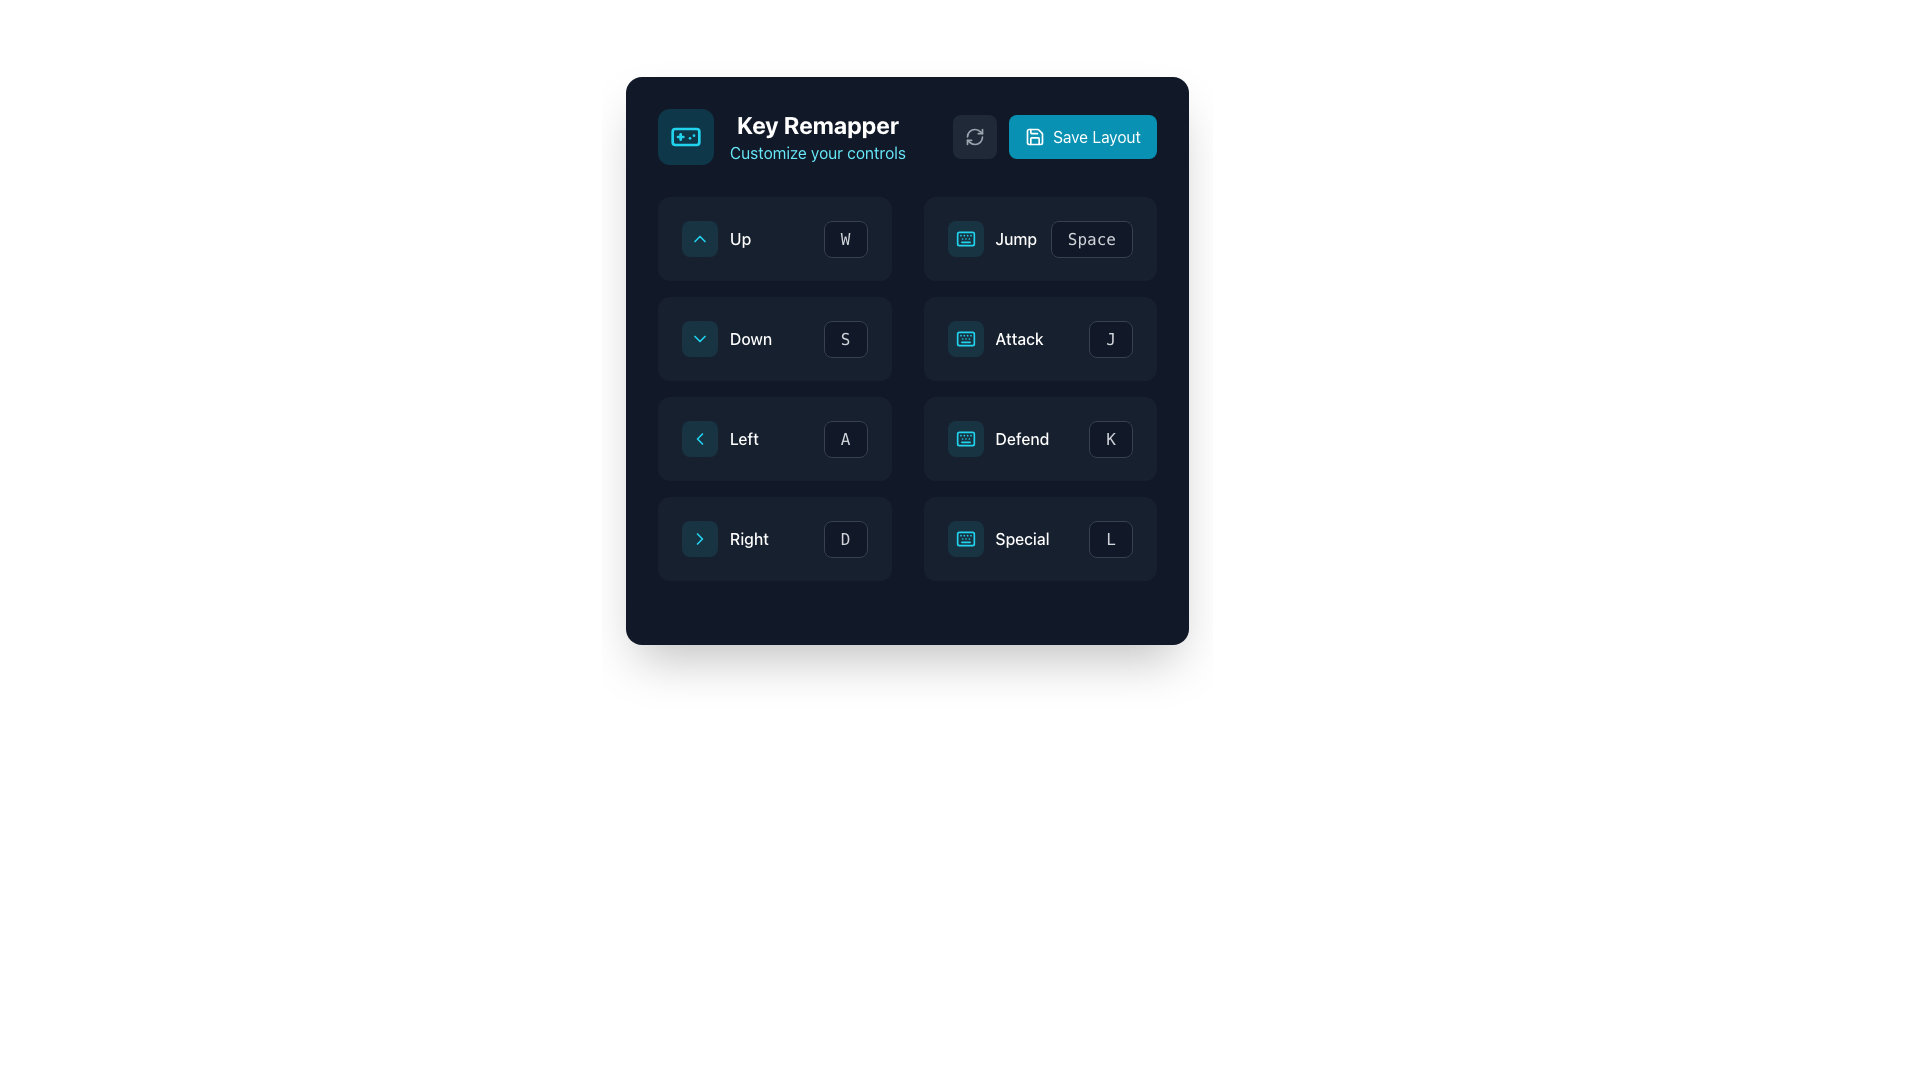 Image resolution: width=1920 pixels, height=1080 pixels. What do you see at coordinates (700, 438) in the screenshot?
I see `the non-interactive chevron icon within the 'Left' button in the key remapper layout, which serves as a visual indicator for the 'Left' action` at bounding box center [700, 438].